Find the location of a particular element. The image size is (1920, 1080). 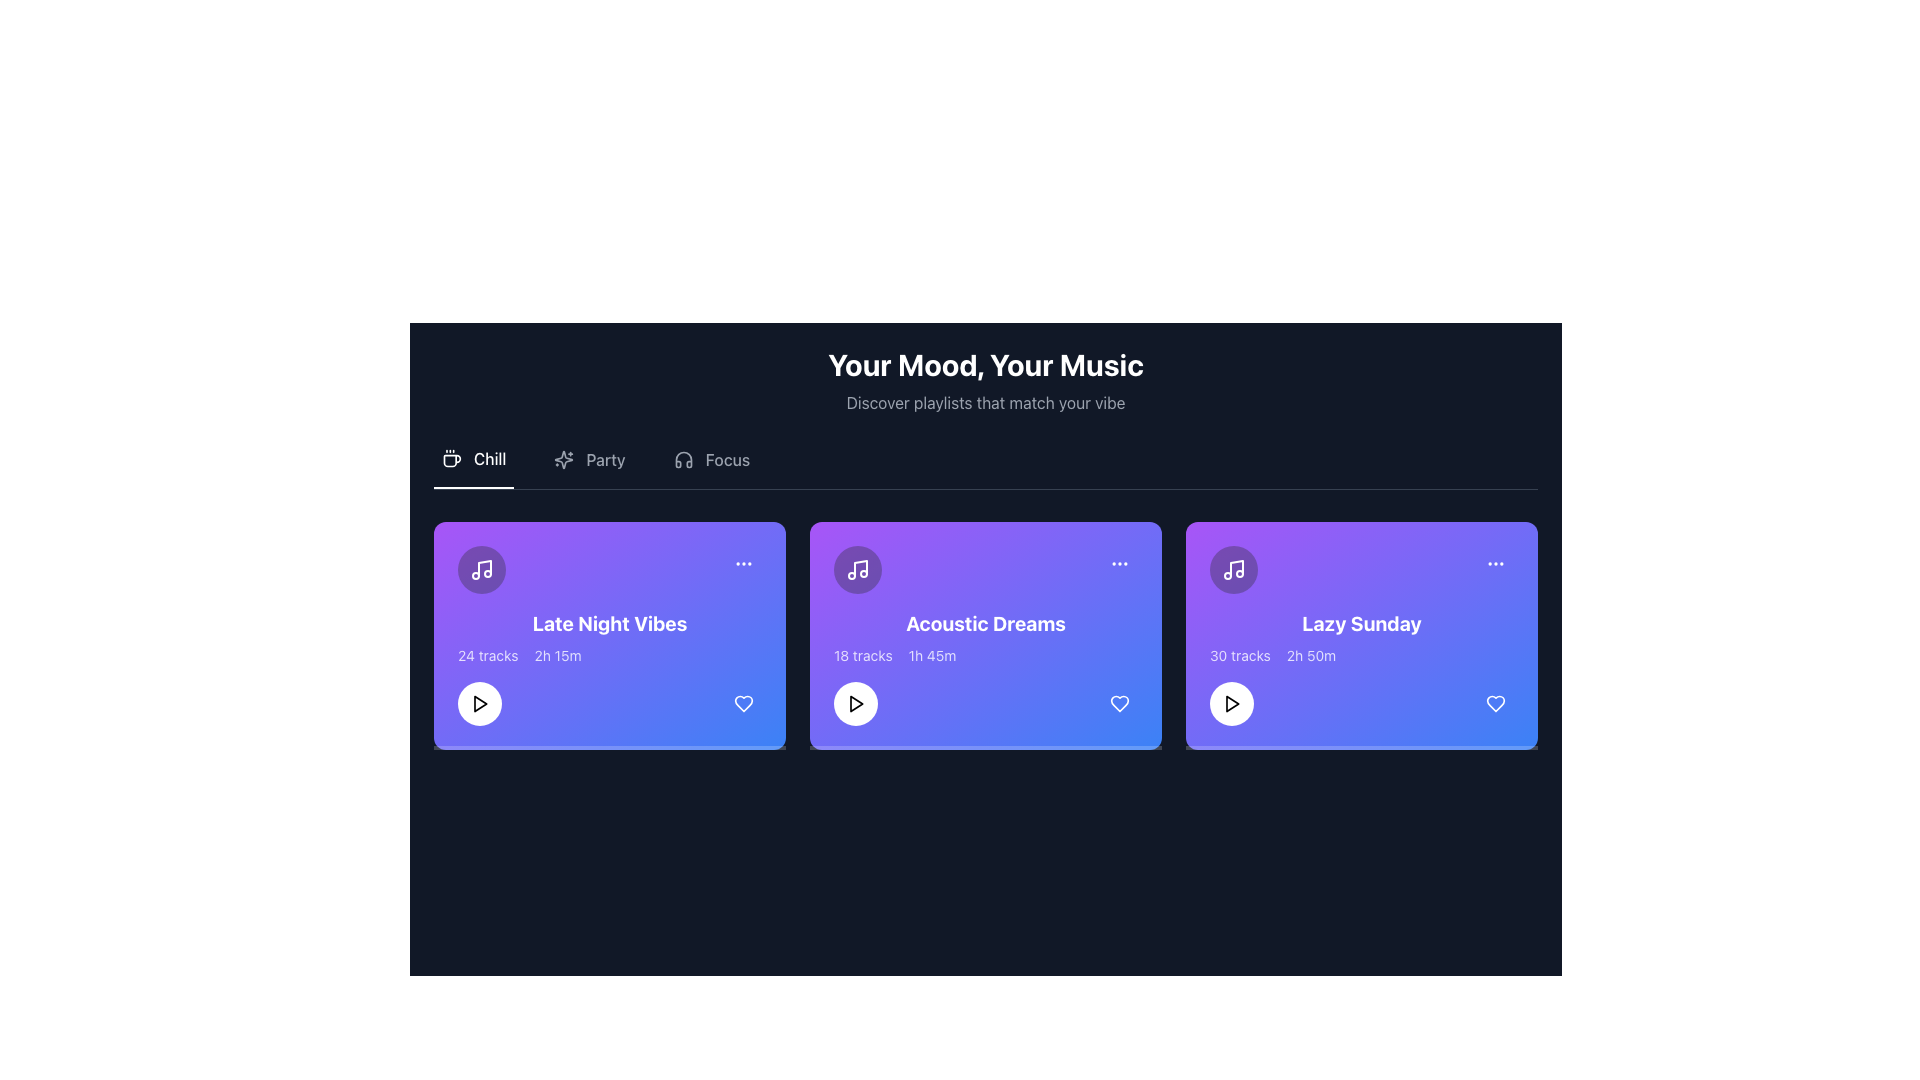

the prominent white circular button with a black play icon located in the center of the middle card is located at coordinates (855, 703).